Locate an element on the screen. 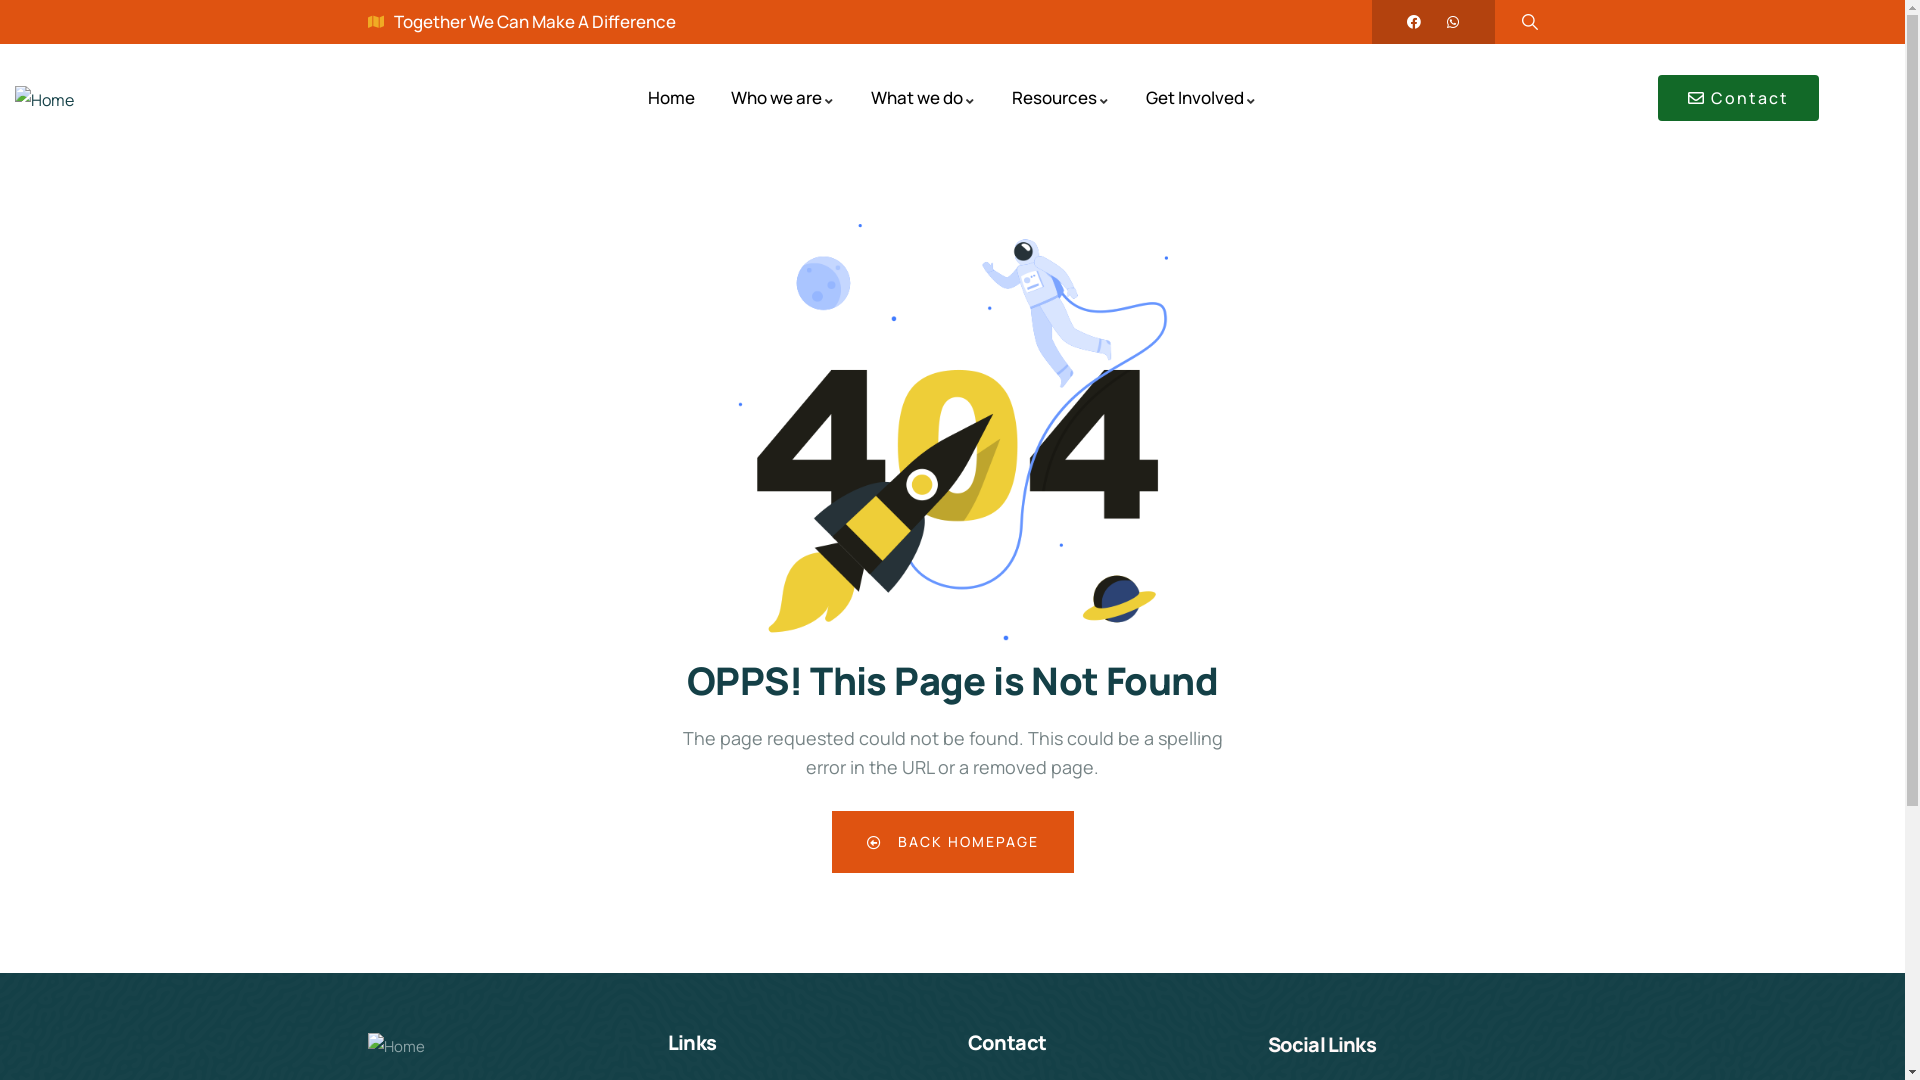 The width and height of the screenshot is (1920, 1080). 'Home' is located at coordinates (671, 98).